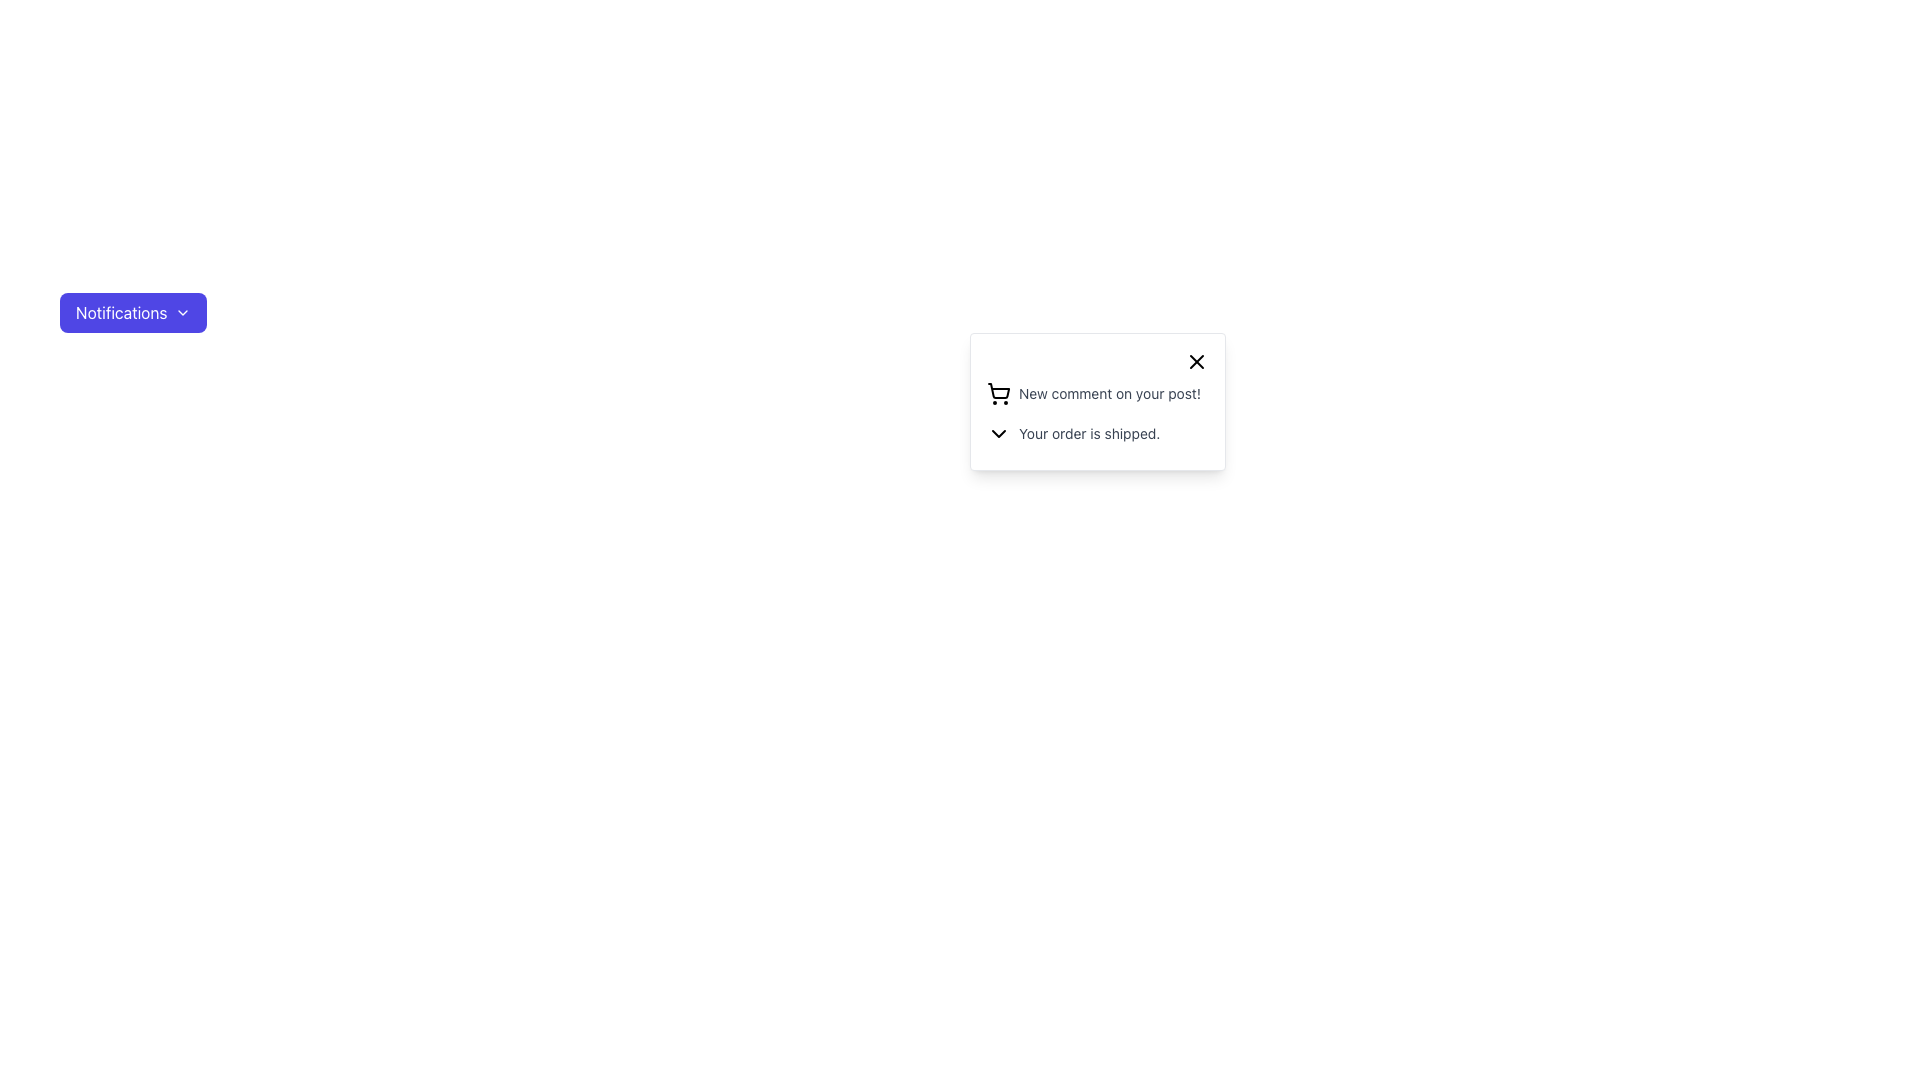  I want to click on the close button represented by an 'X' shape located in the upper-right corner of the notification card modal, so click(1196, 362).